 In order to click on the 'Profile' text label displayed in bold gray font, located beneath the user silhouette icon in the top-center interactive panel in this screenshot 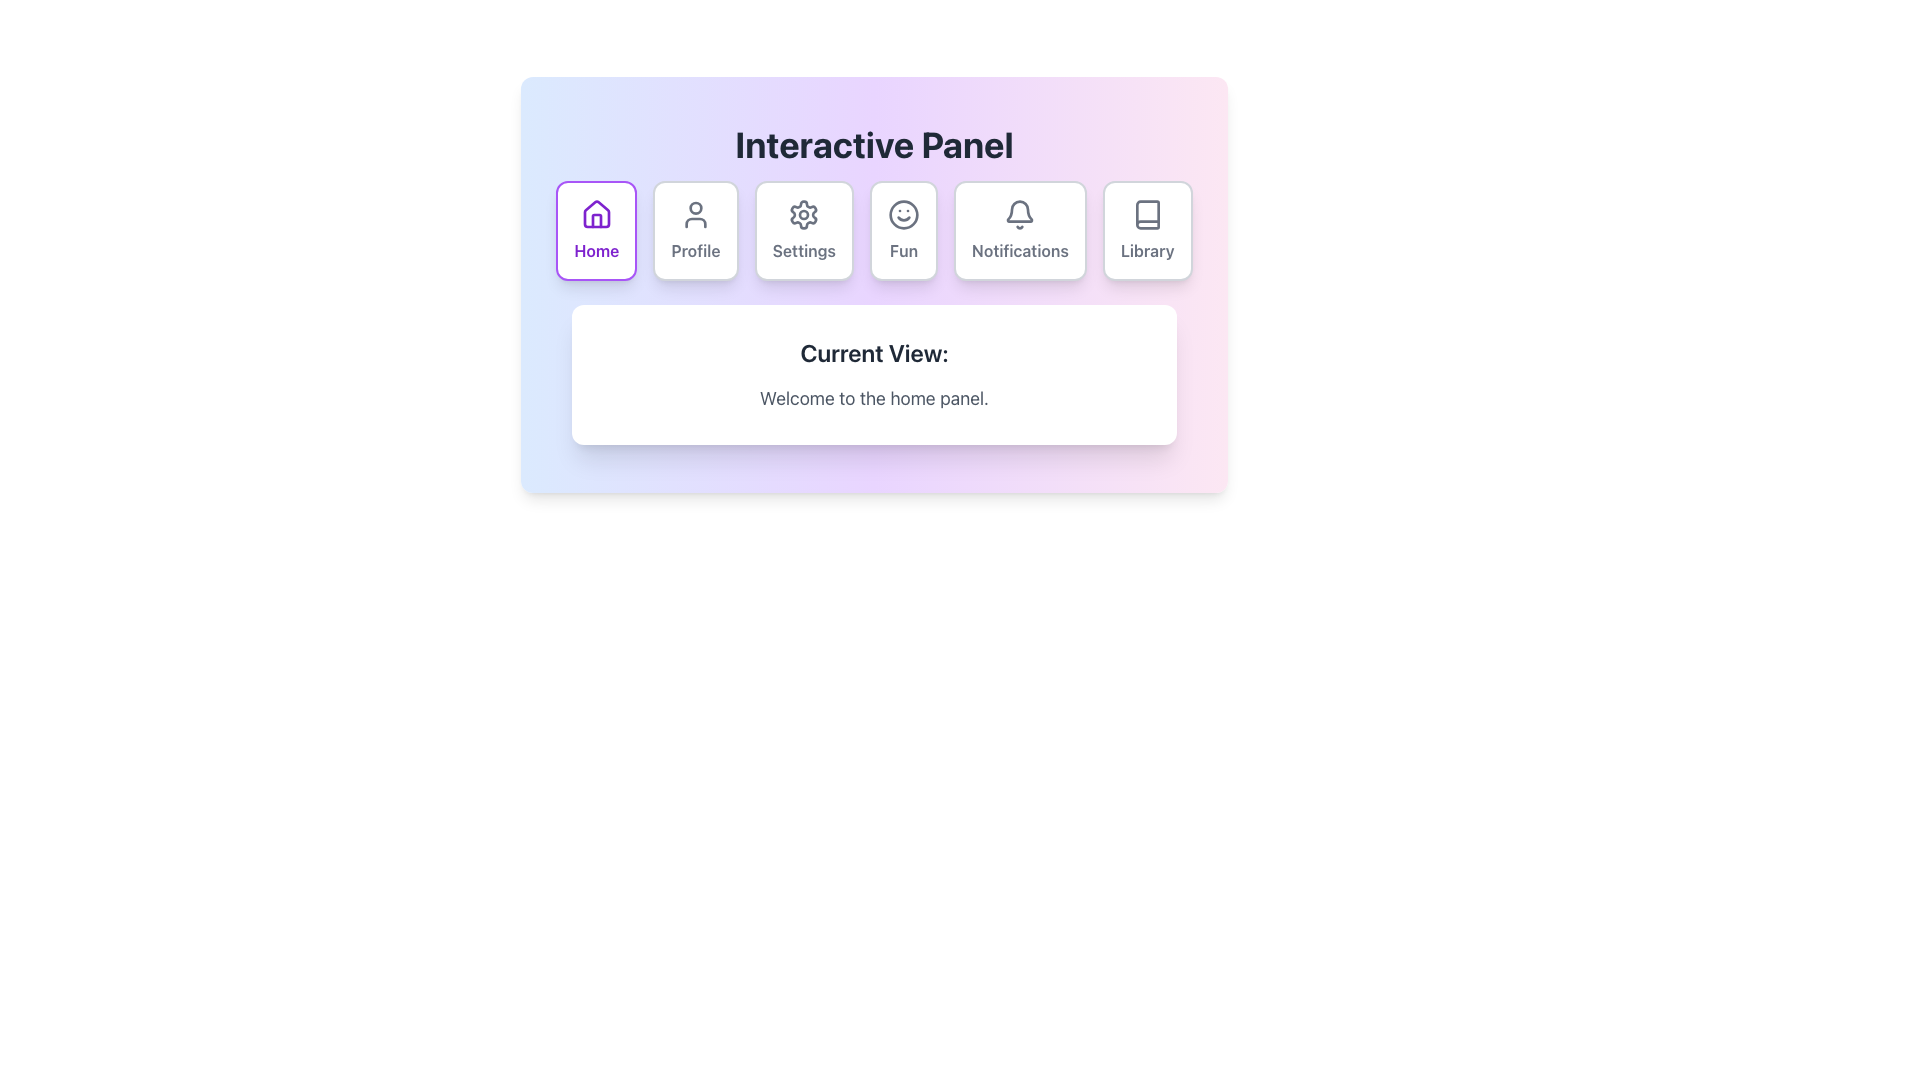, I will do `click(696, 249)`.